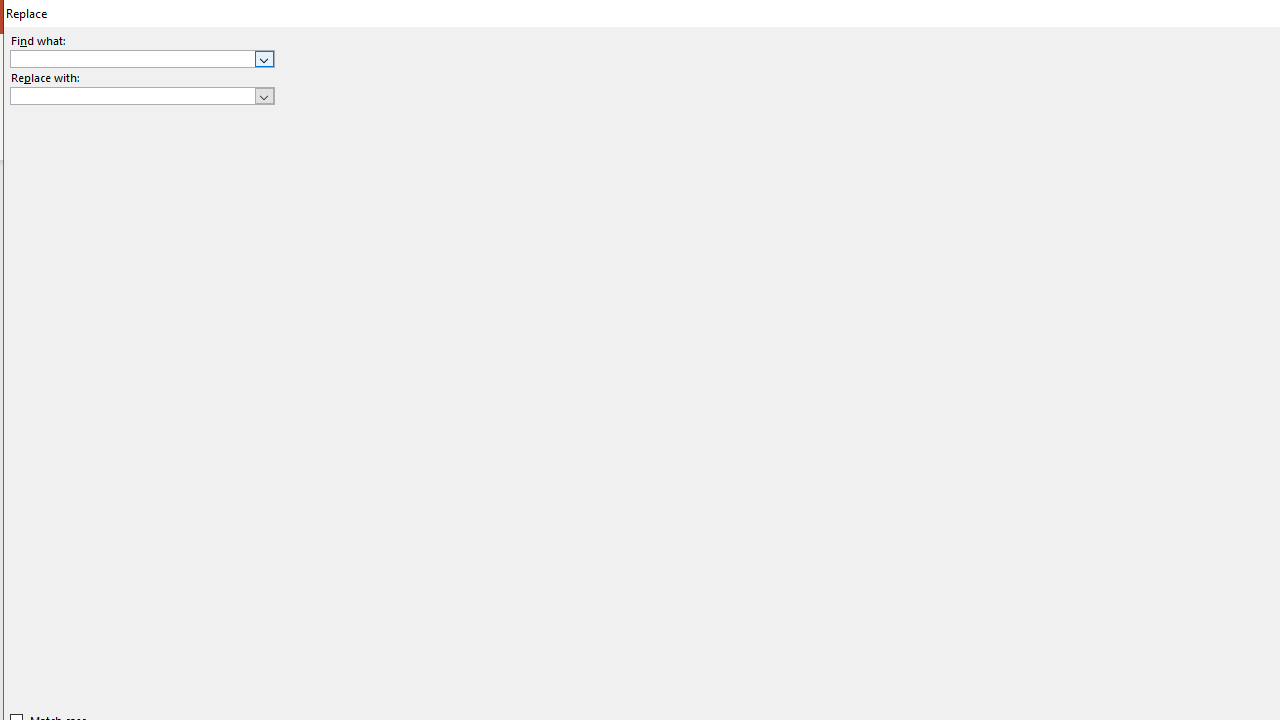  Describe the element at coordinates (132, 58) in the screenshot. I see `'Find what'` at that location.